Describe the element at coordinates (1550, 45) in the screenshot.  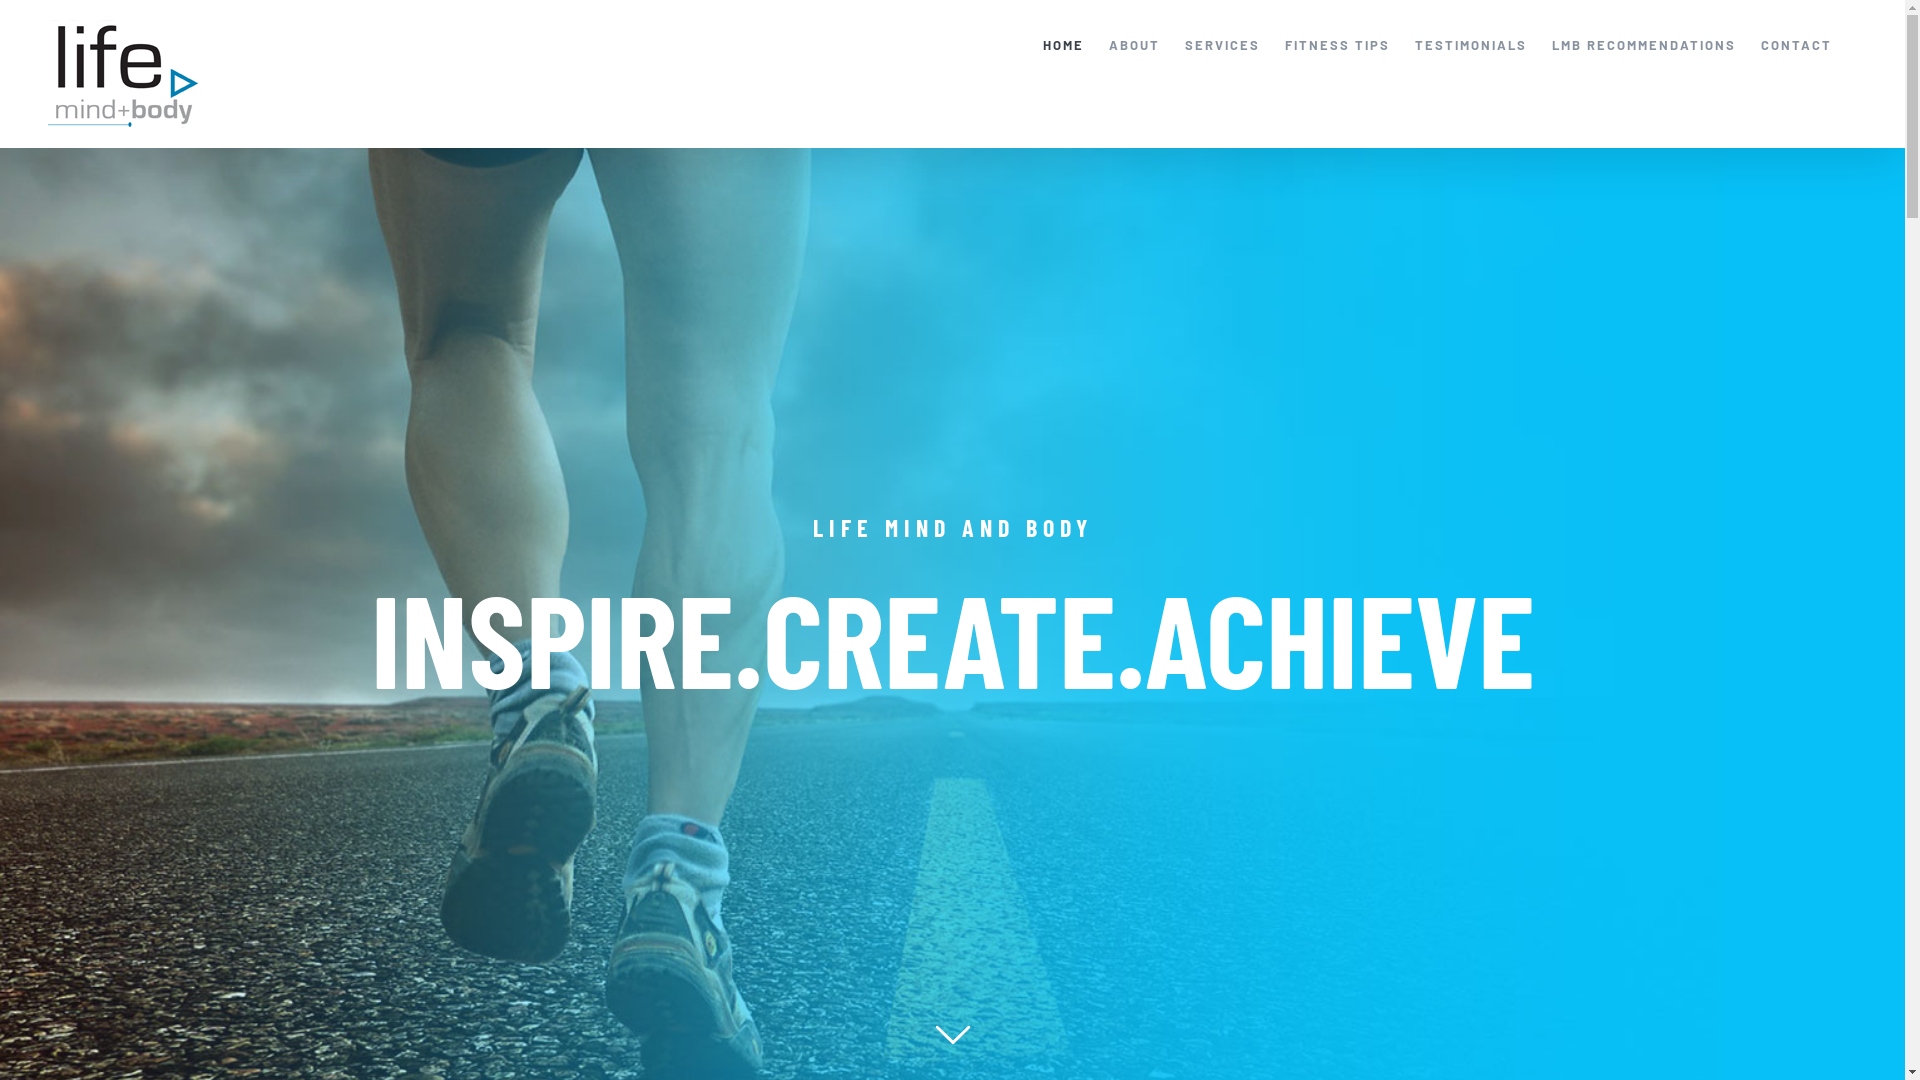
I see `'LMB RECOMMENDATIONS'` at that location.